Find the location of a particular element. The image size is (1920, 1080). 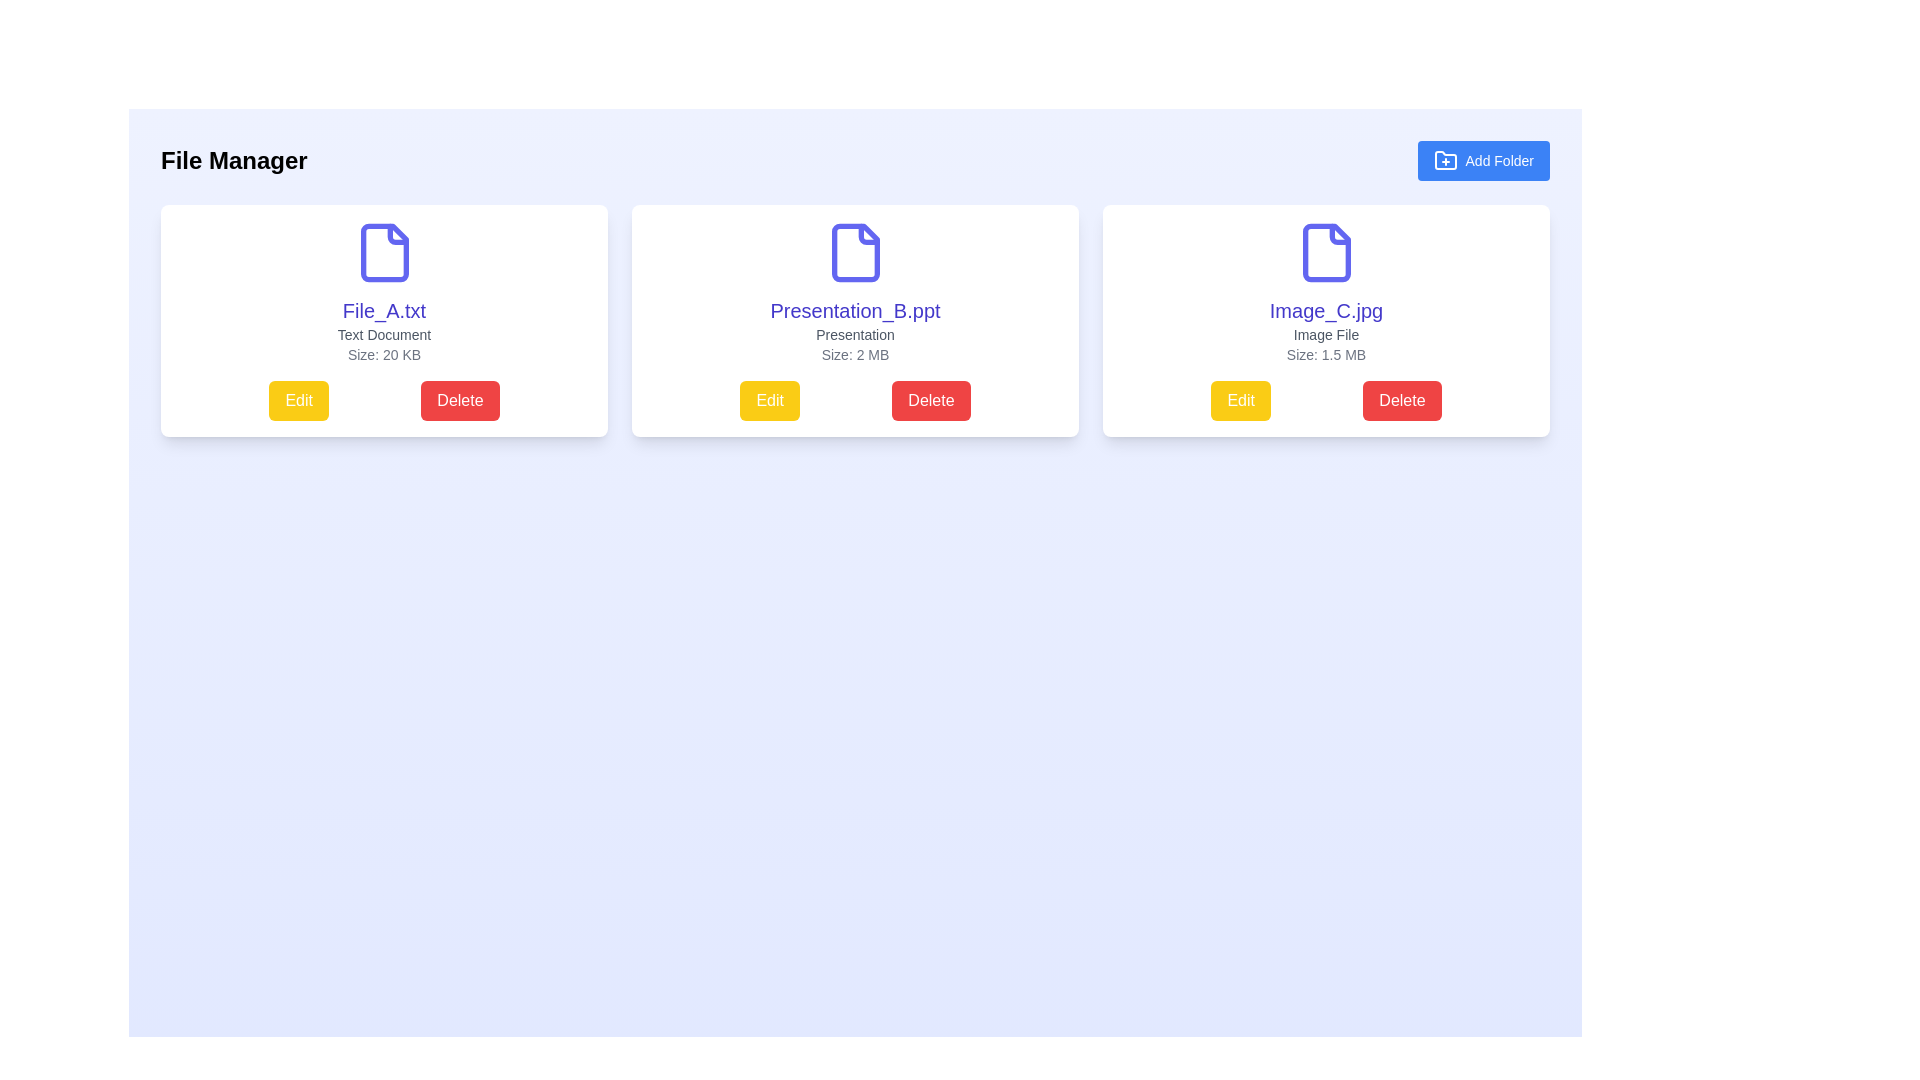

the delete button located below the card labeled 'Presentation_B.ppt' in the second column of the grid layout is located at coordinates (930, 401).